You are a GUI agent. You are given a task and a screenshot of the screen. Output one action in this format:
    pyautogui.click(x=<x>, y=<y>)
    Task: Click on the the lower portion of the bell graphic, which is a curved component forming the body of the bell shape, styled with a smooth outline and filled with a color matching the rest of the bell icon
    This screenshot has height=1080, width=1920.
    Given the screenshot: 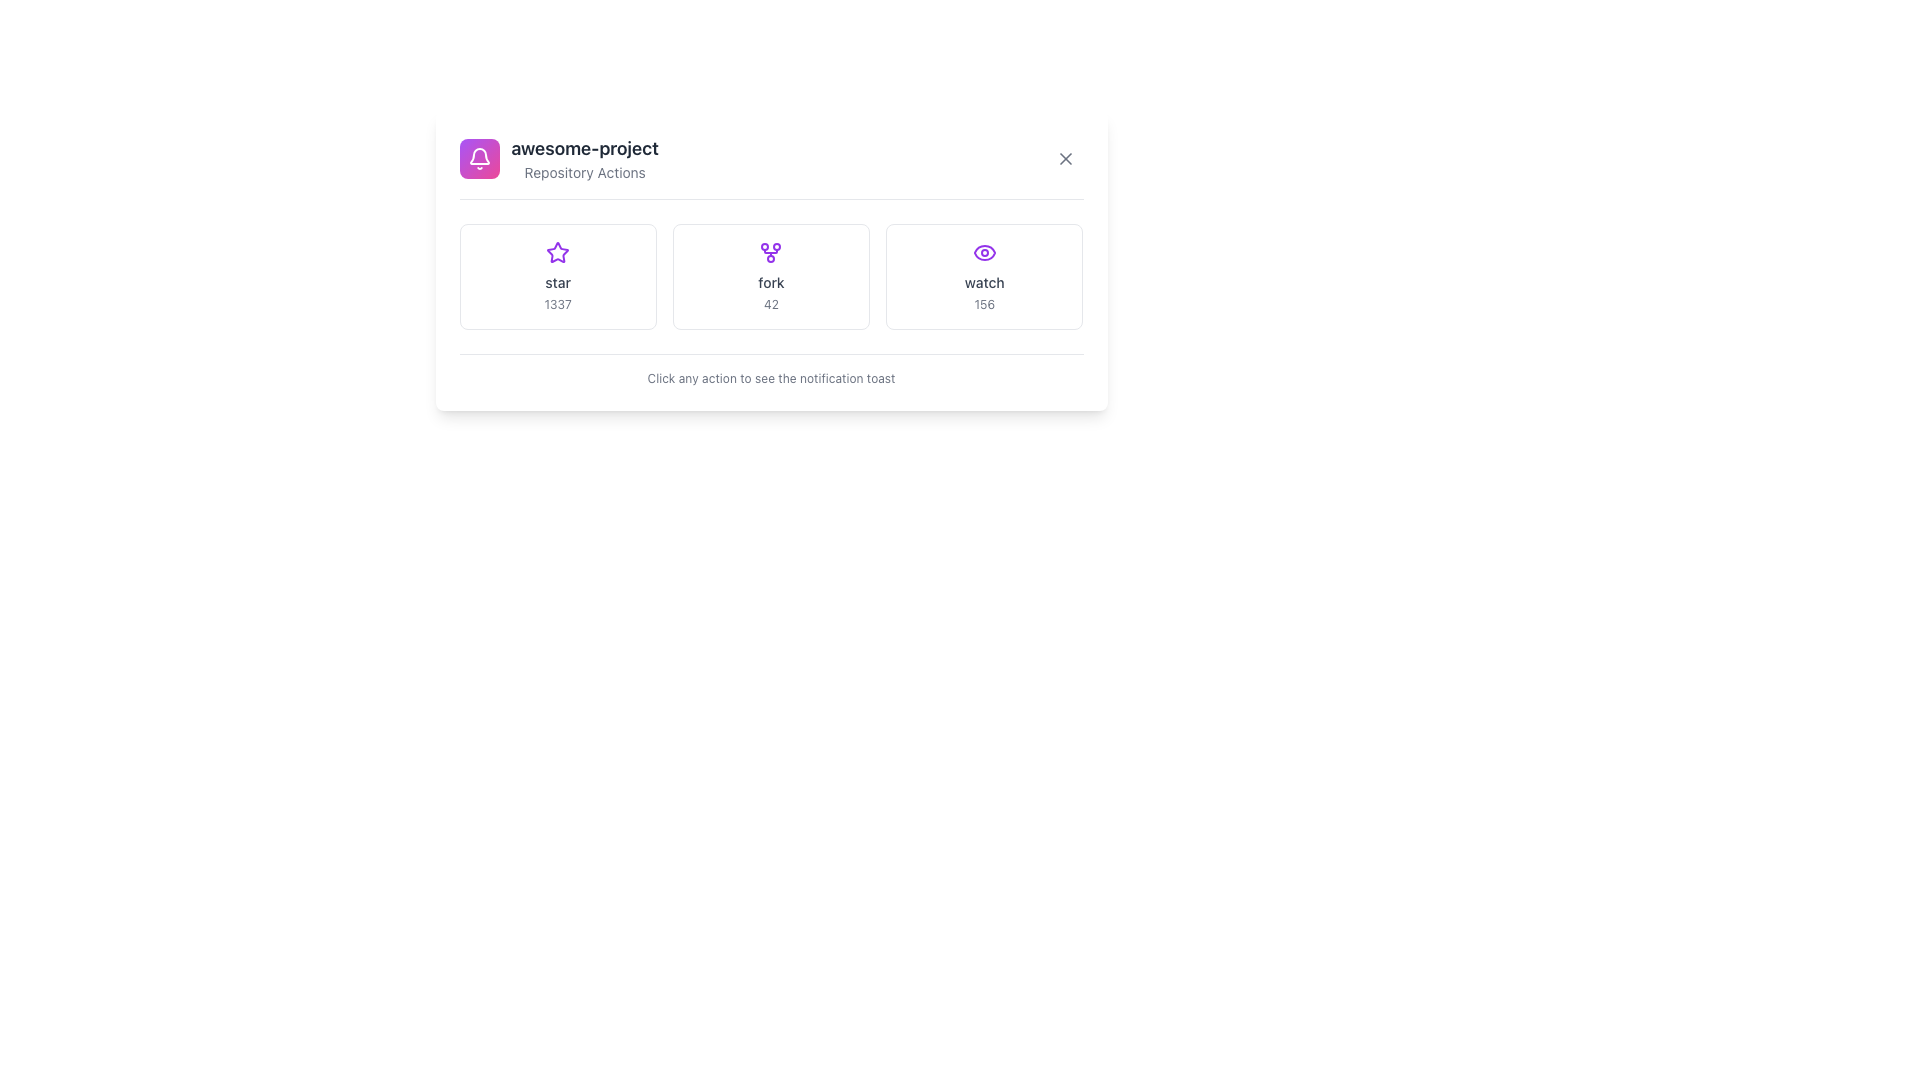 What is the action you would take?
    pyautogui.click(x=478, y=155)
    